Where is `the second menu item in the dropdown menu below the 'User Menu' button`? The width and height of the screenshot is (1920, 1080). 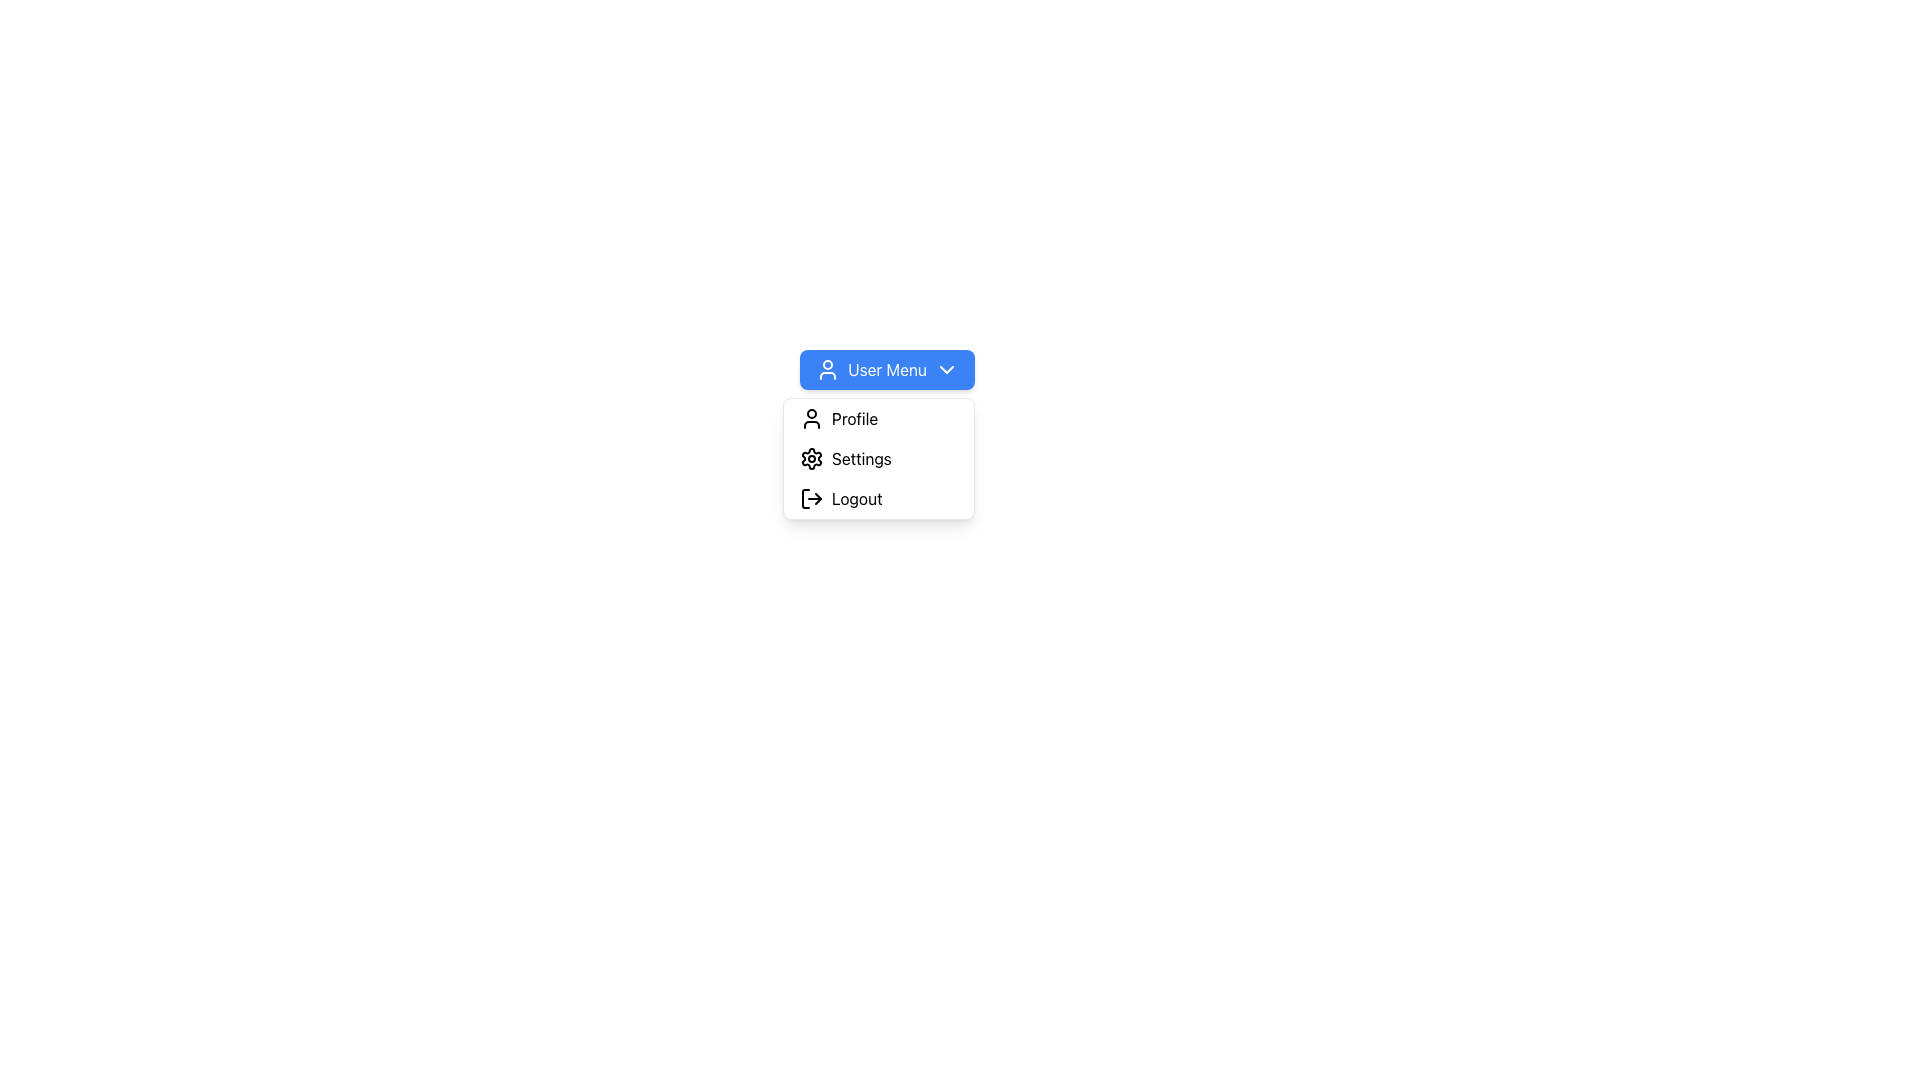
the second menu item in the dropdown menu below the 'User Menu' button is located at coordinates (878, 459).